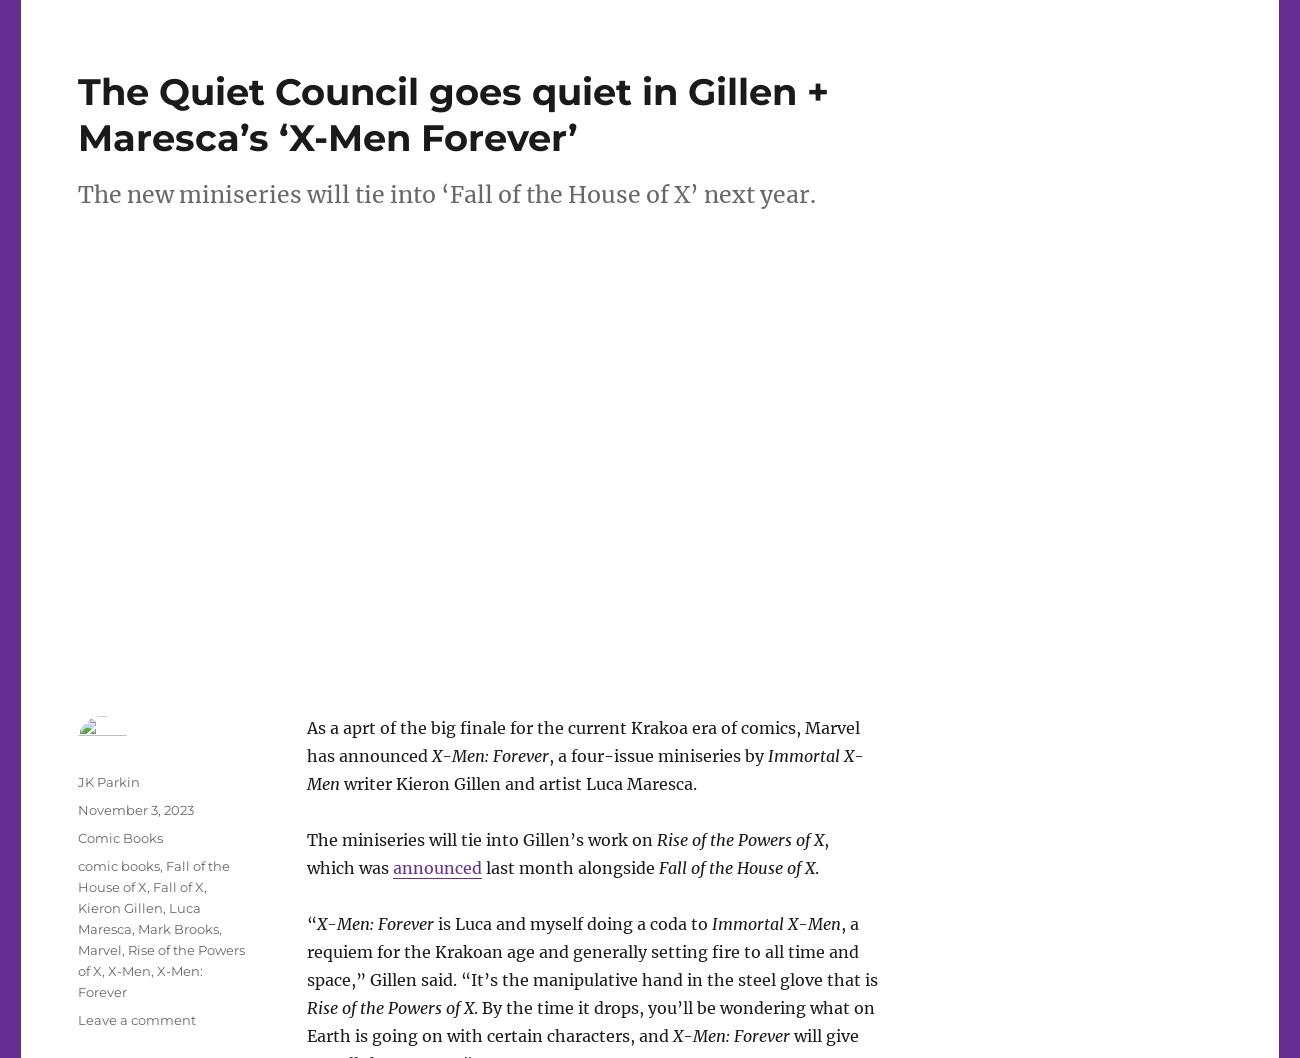  I want to click on 'announced', so click(435, 866).